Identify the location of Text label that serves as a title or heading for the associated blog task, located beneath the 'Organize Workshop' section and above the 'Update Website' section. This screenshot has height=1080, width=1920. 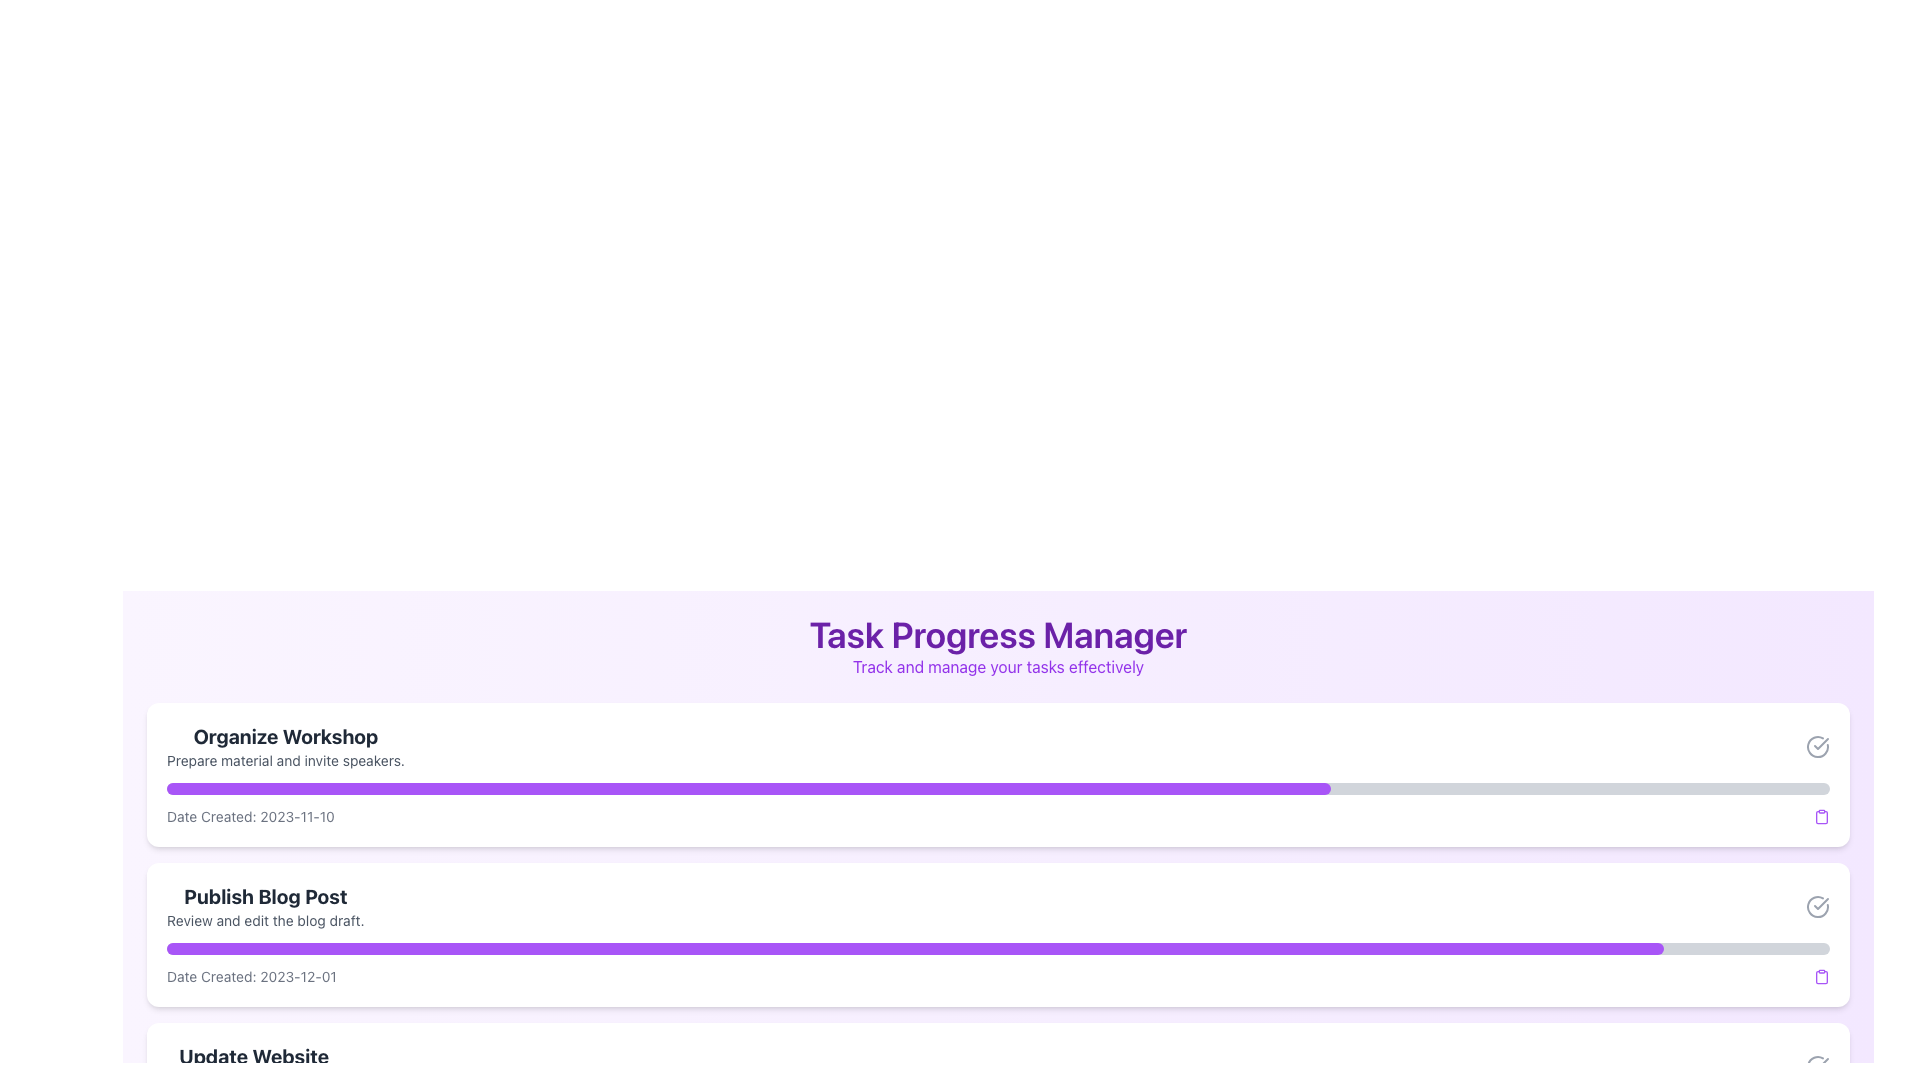
(264, 896).